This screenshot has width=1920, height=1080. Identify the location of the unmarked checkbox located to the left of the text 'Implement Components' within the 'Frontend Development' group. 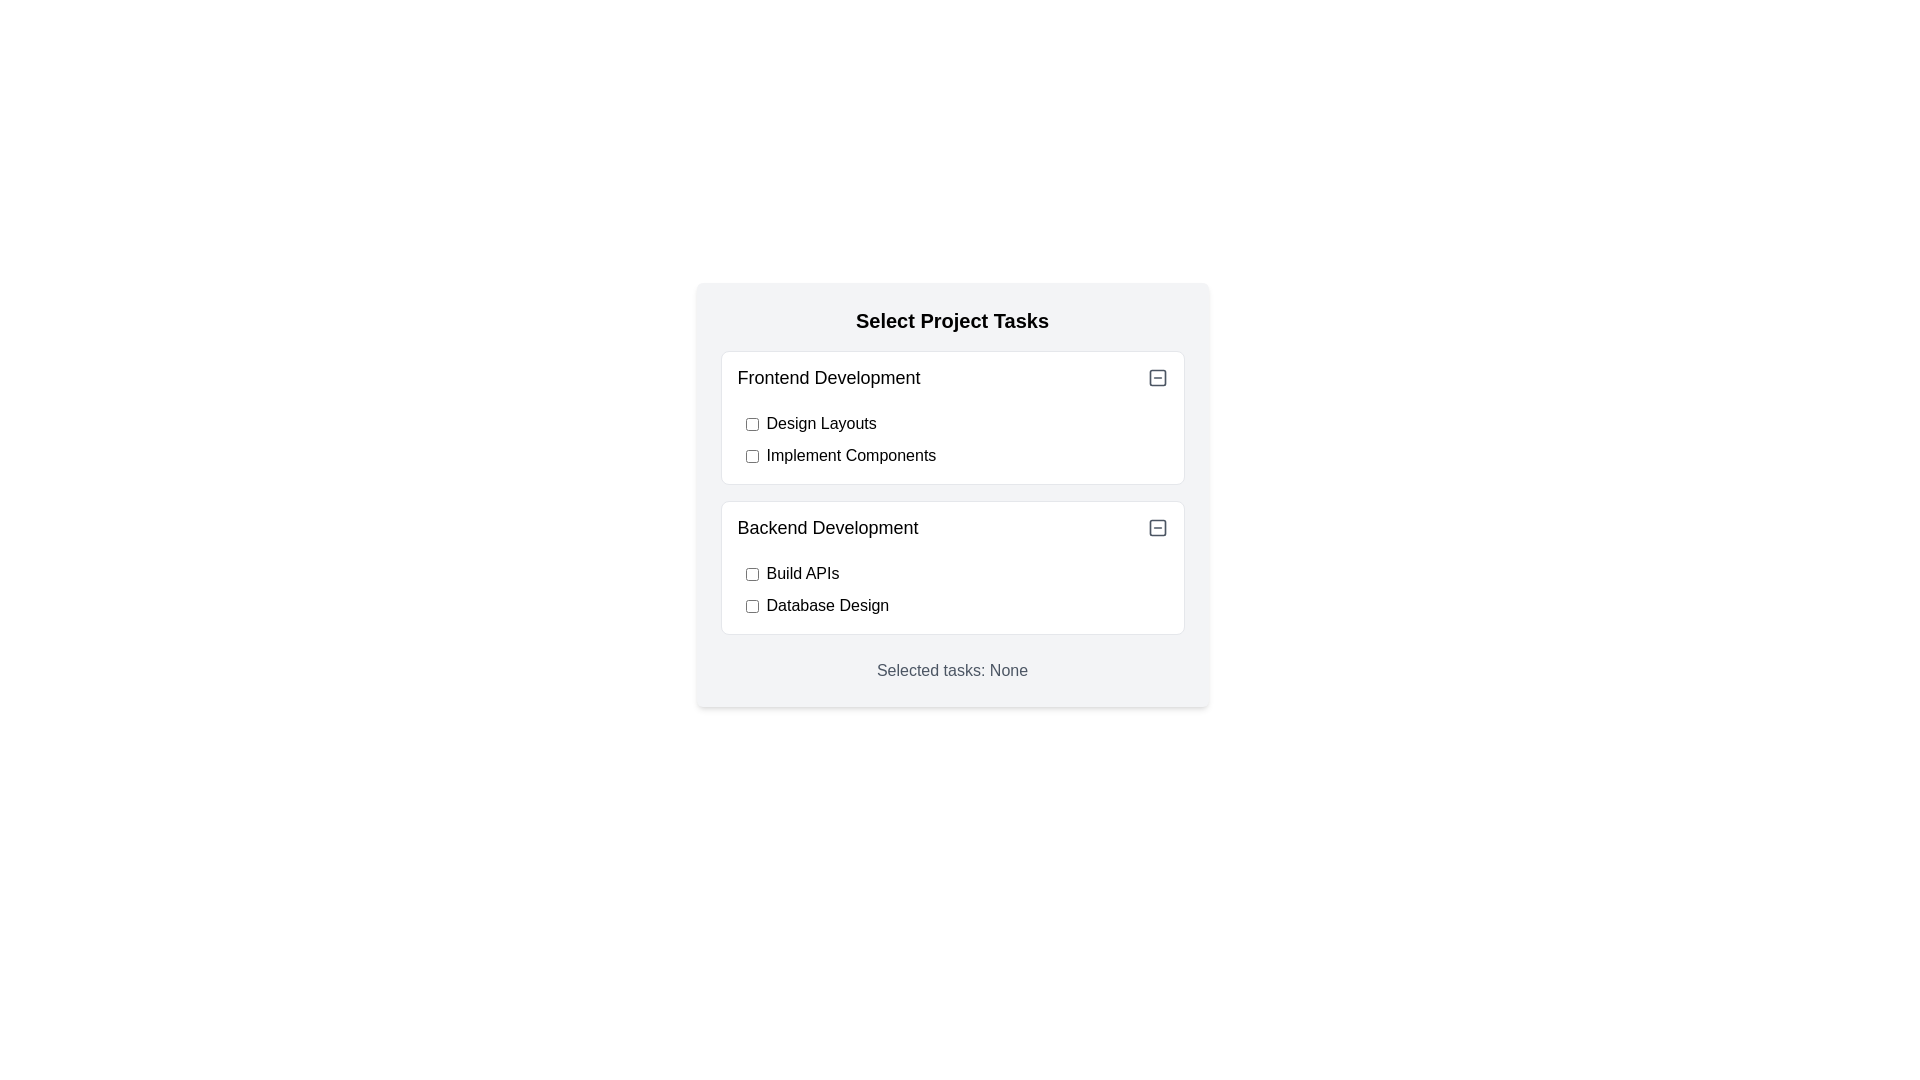
(751, 455).